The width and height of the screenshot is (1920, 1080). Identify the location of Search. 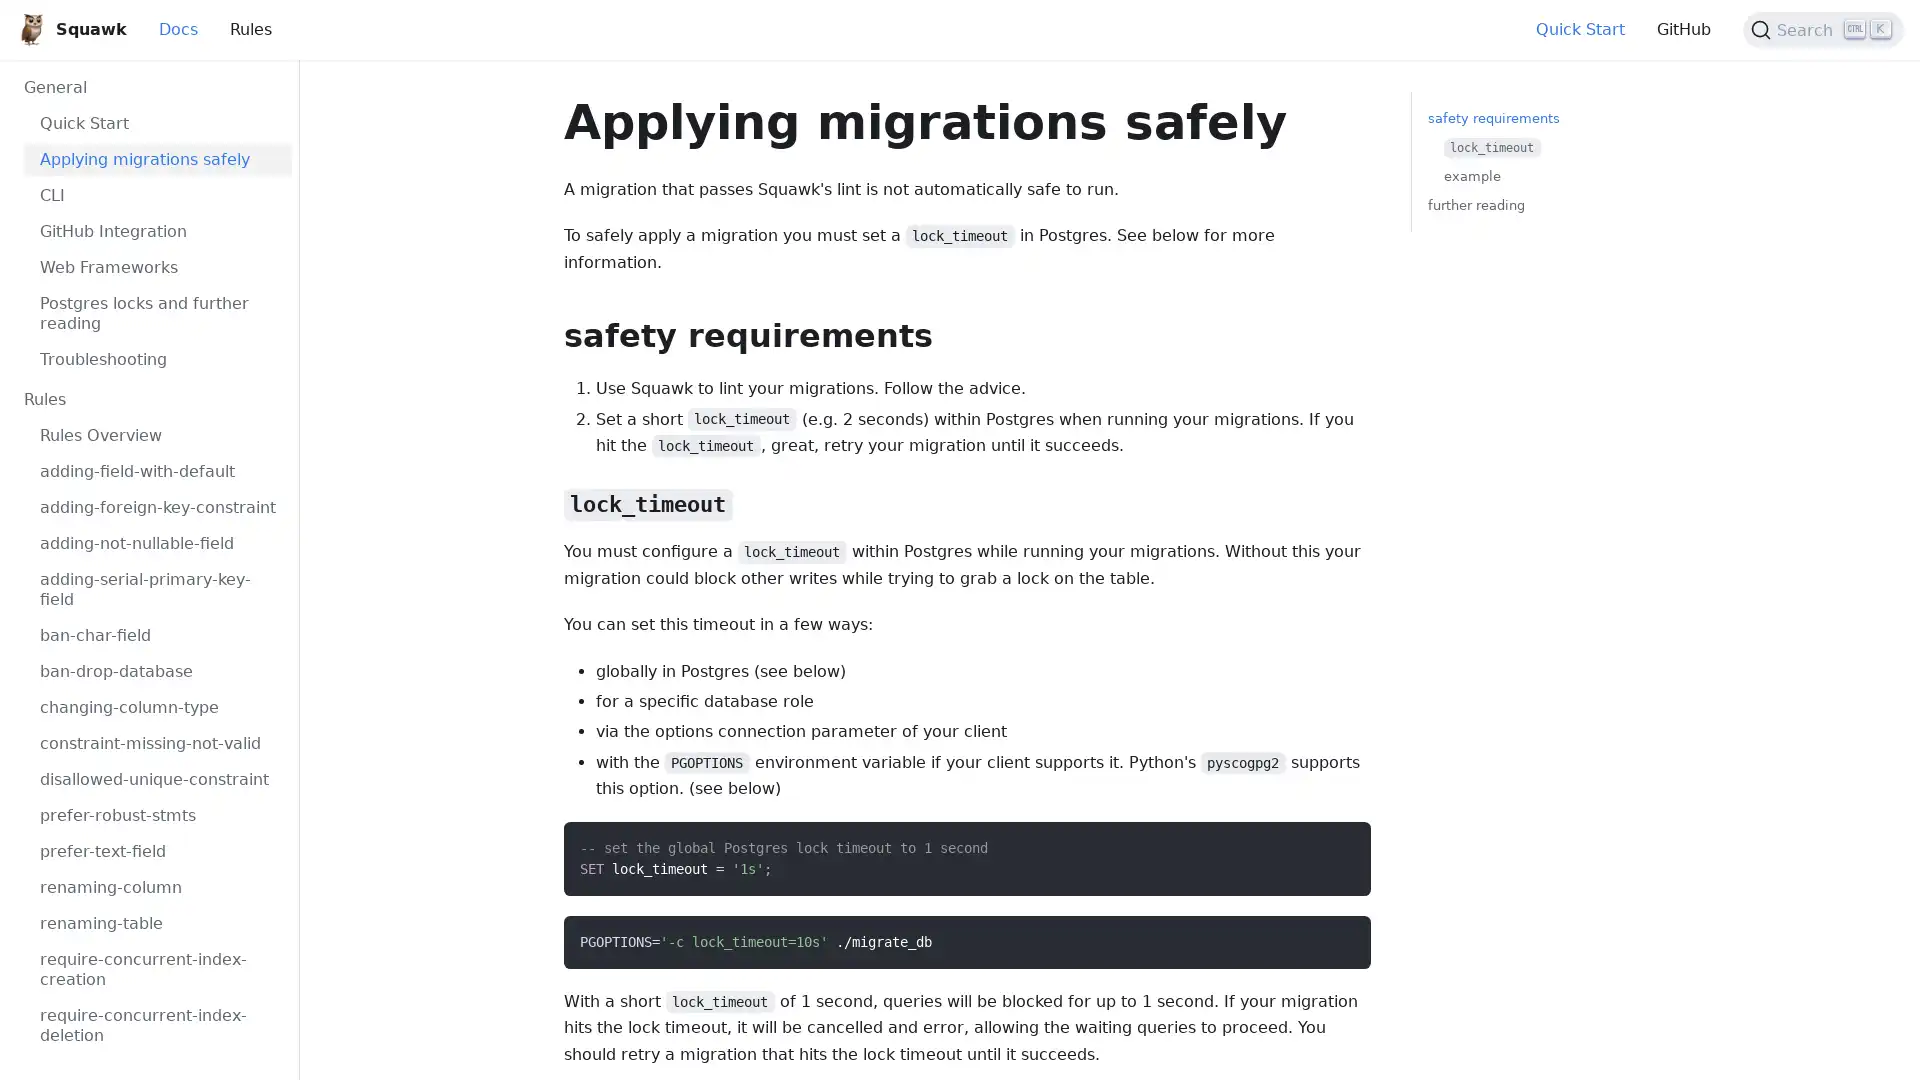
(1823, 30).